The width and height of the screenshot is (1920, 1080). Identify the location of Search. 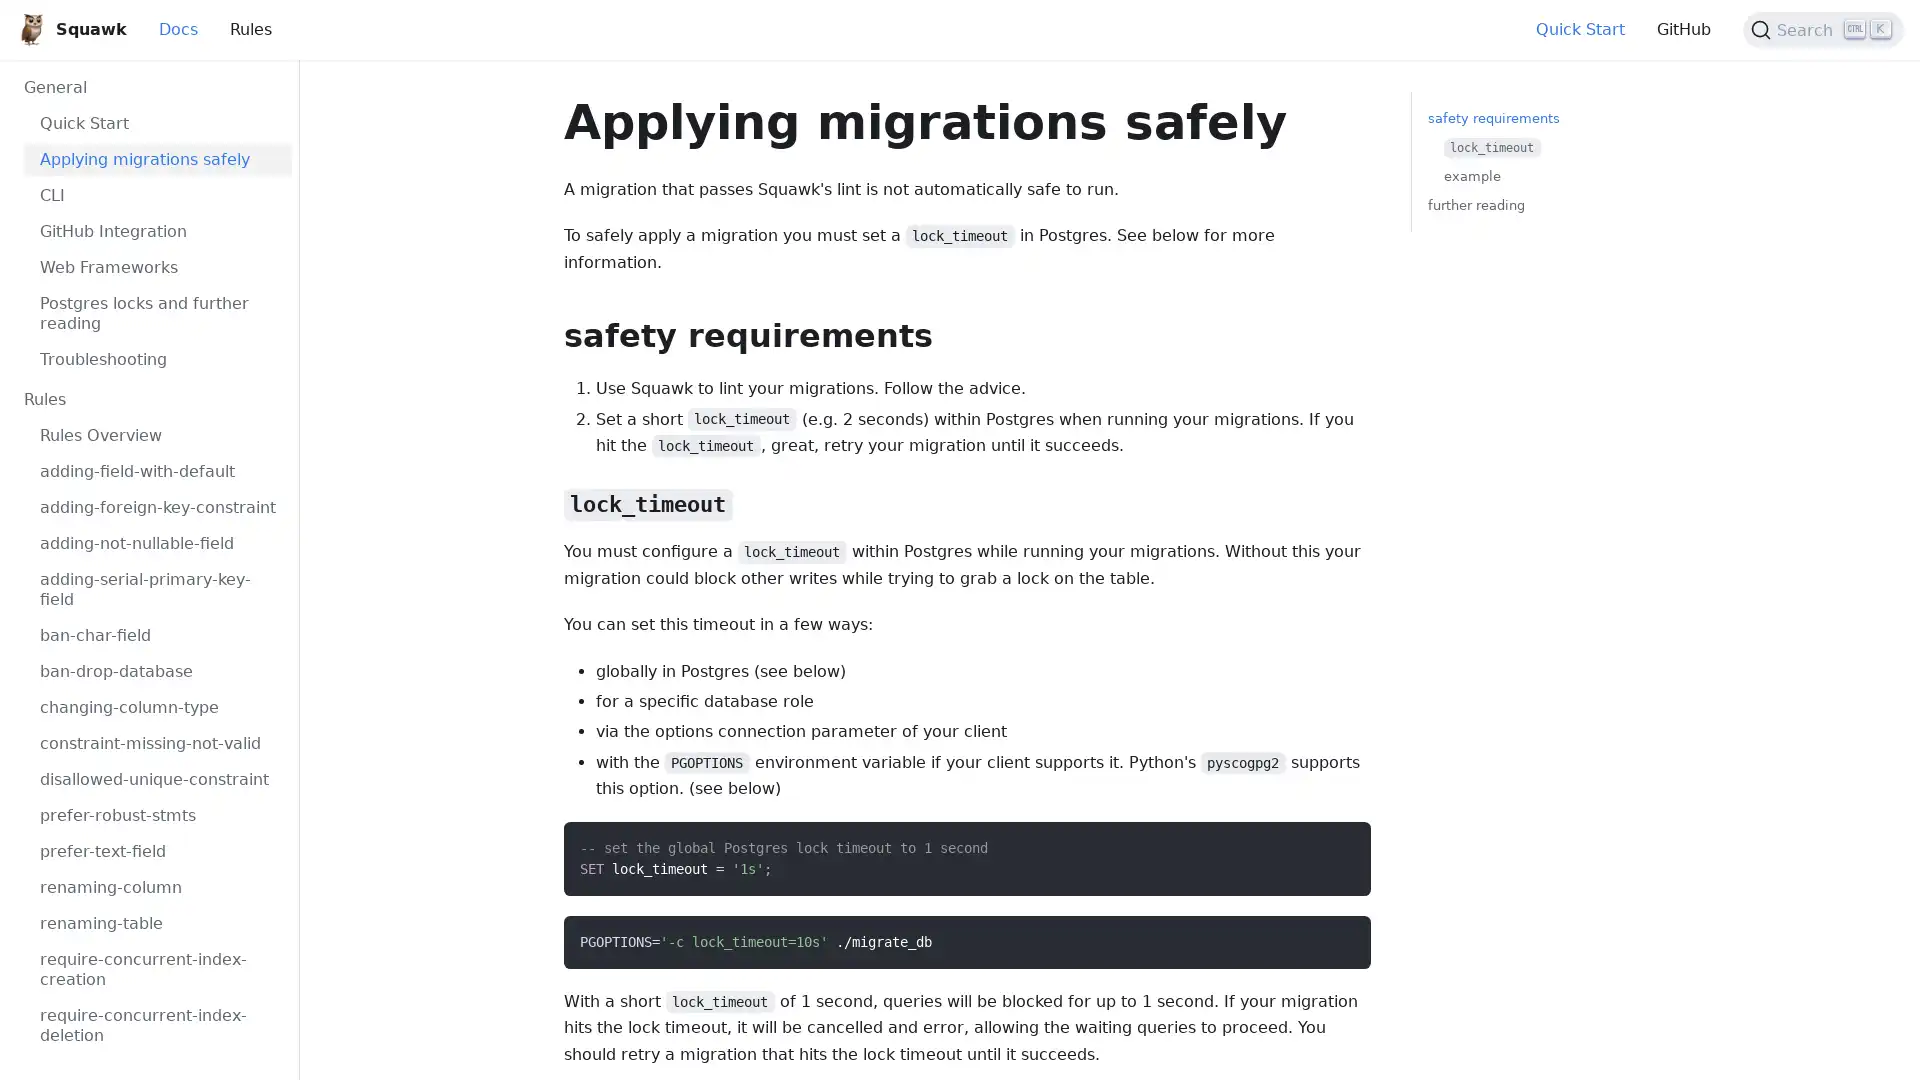
(1823, 30).